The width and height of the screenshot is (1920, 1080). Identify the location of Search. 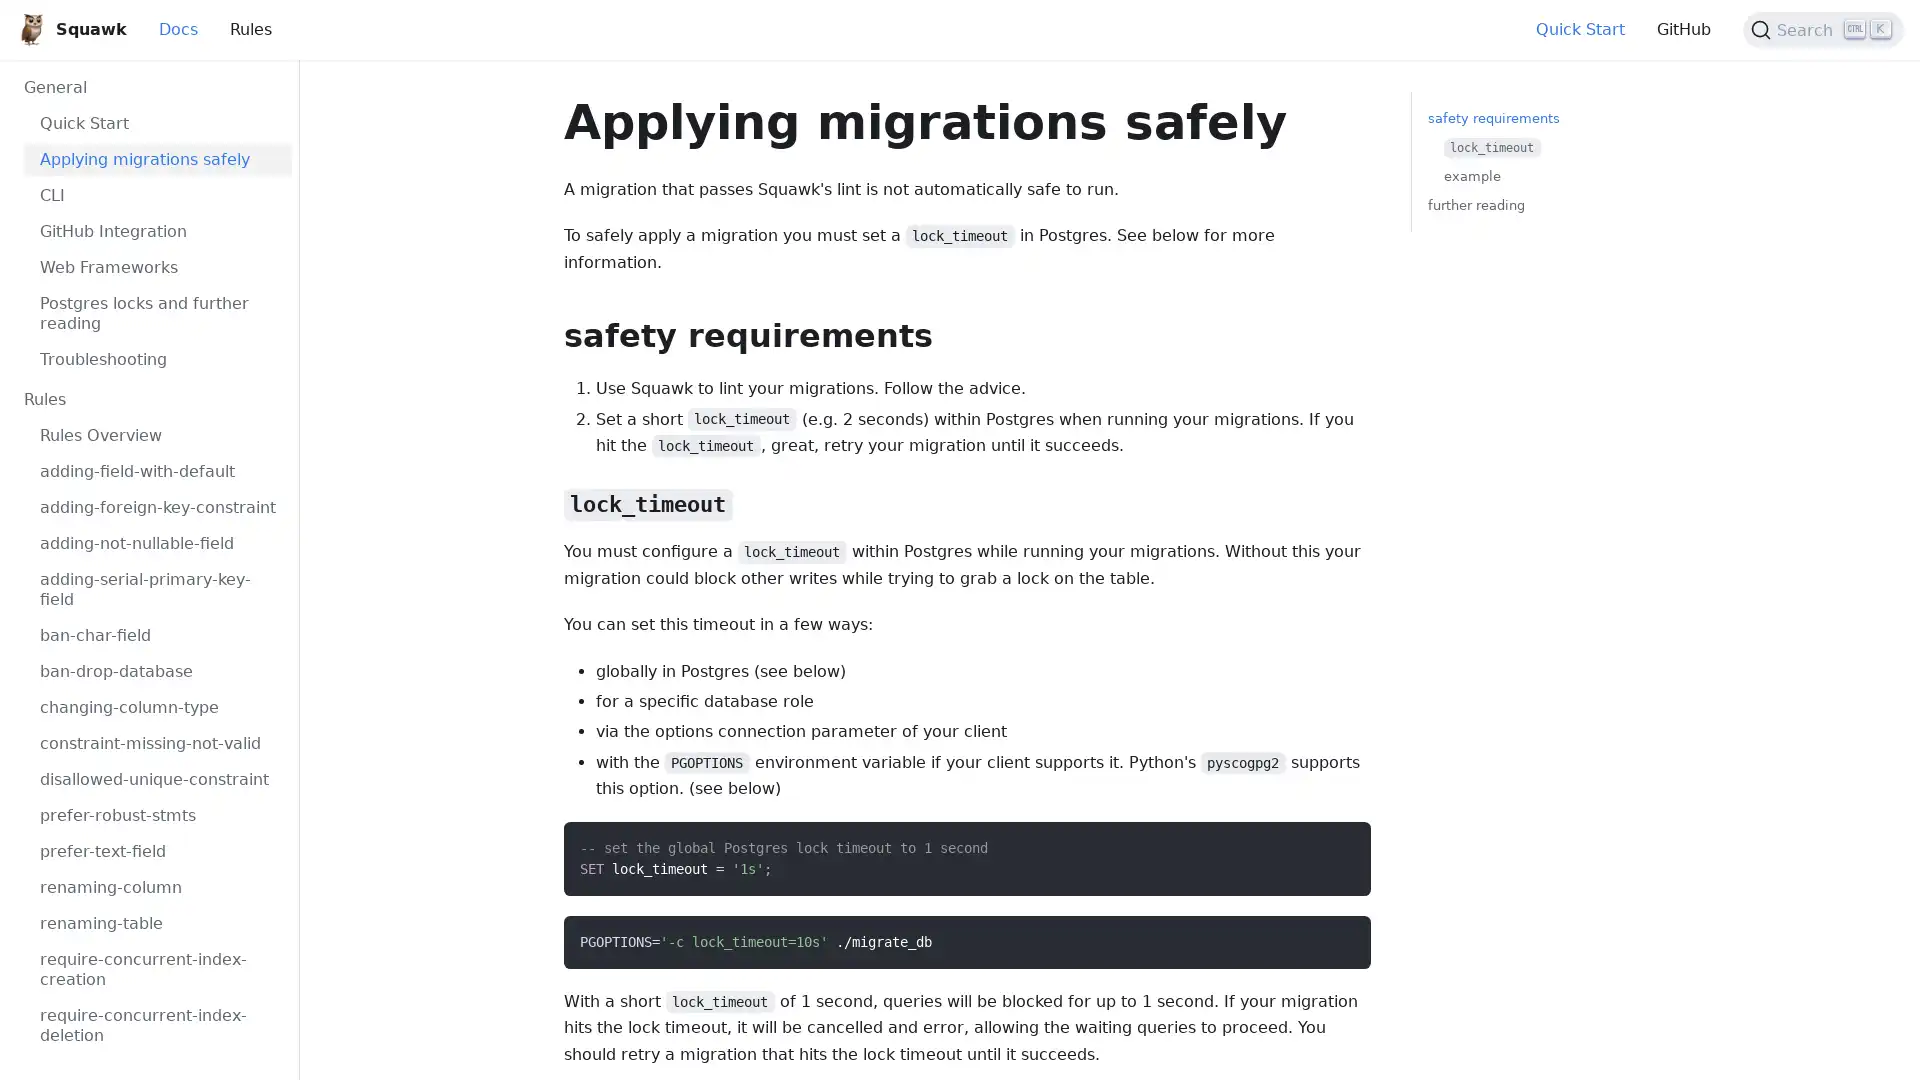
(1823, 30).